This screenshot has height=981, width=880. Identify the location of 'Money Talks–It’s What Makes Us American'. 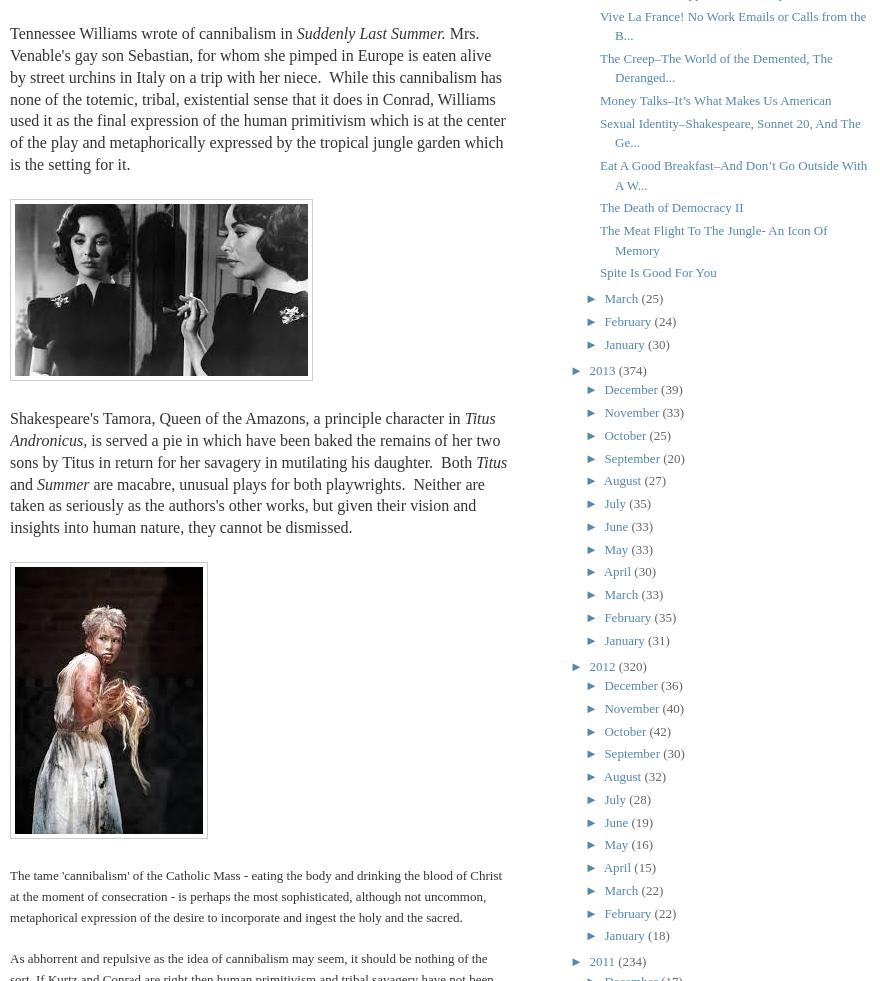
(715, 99).